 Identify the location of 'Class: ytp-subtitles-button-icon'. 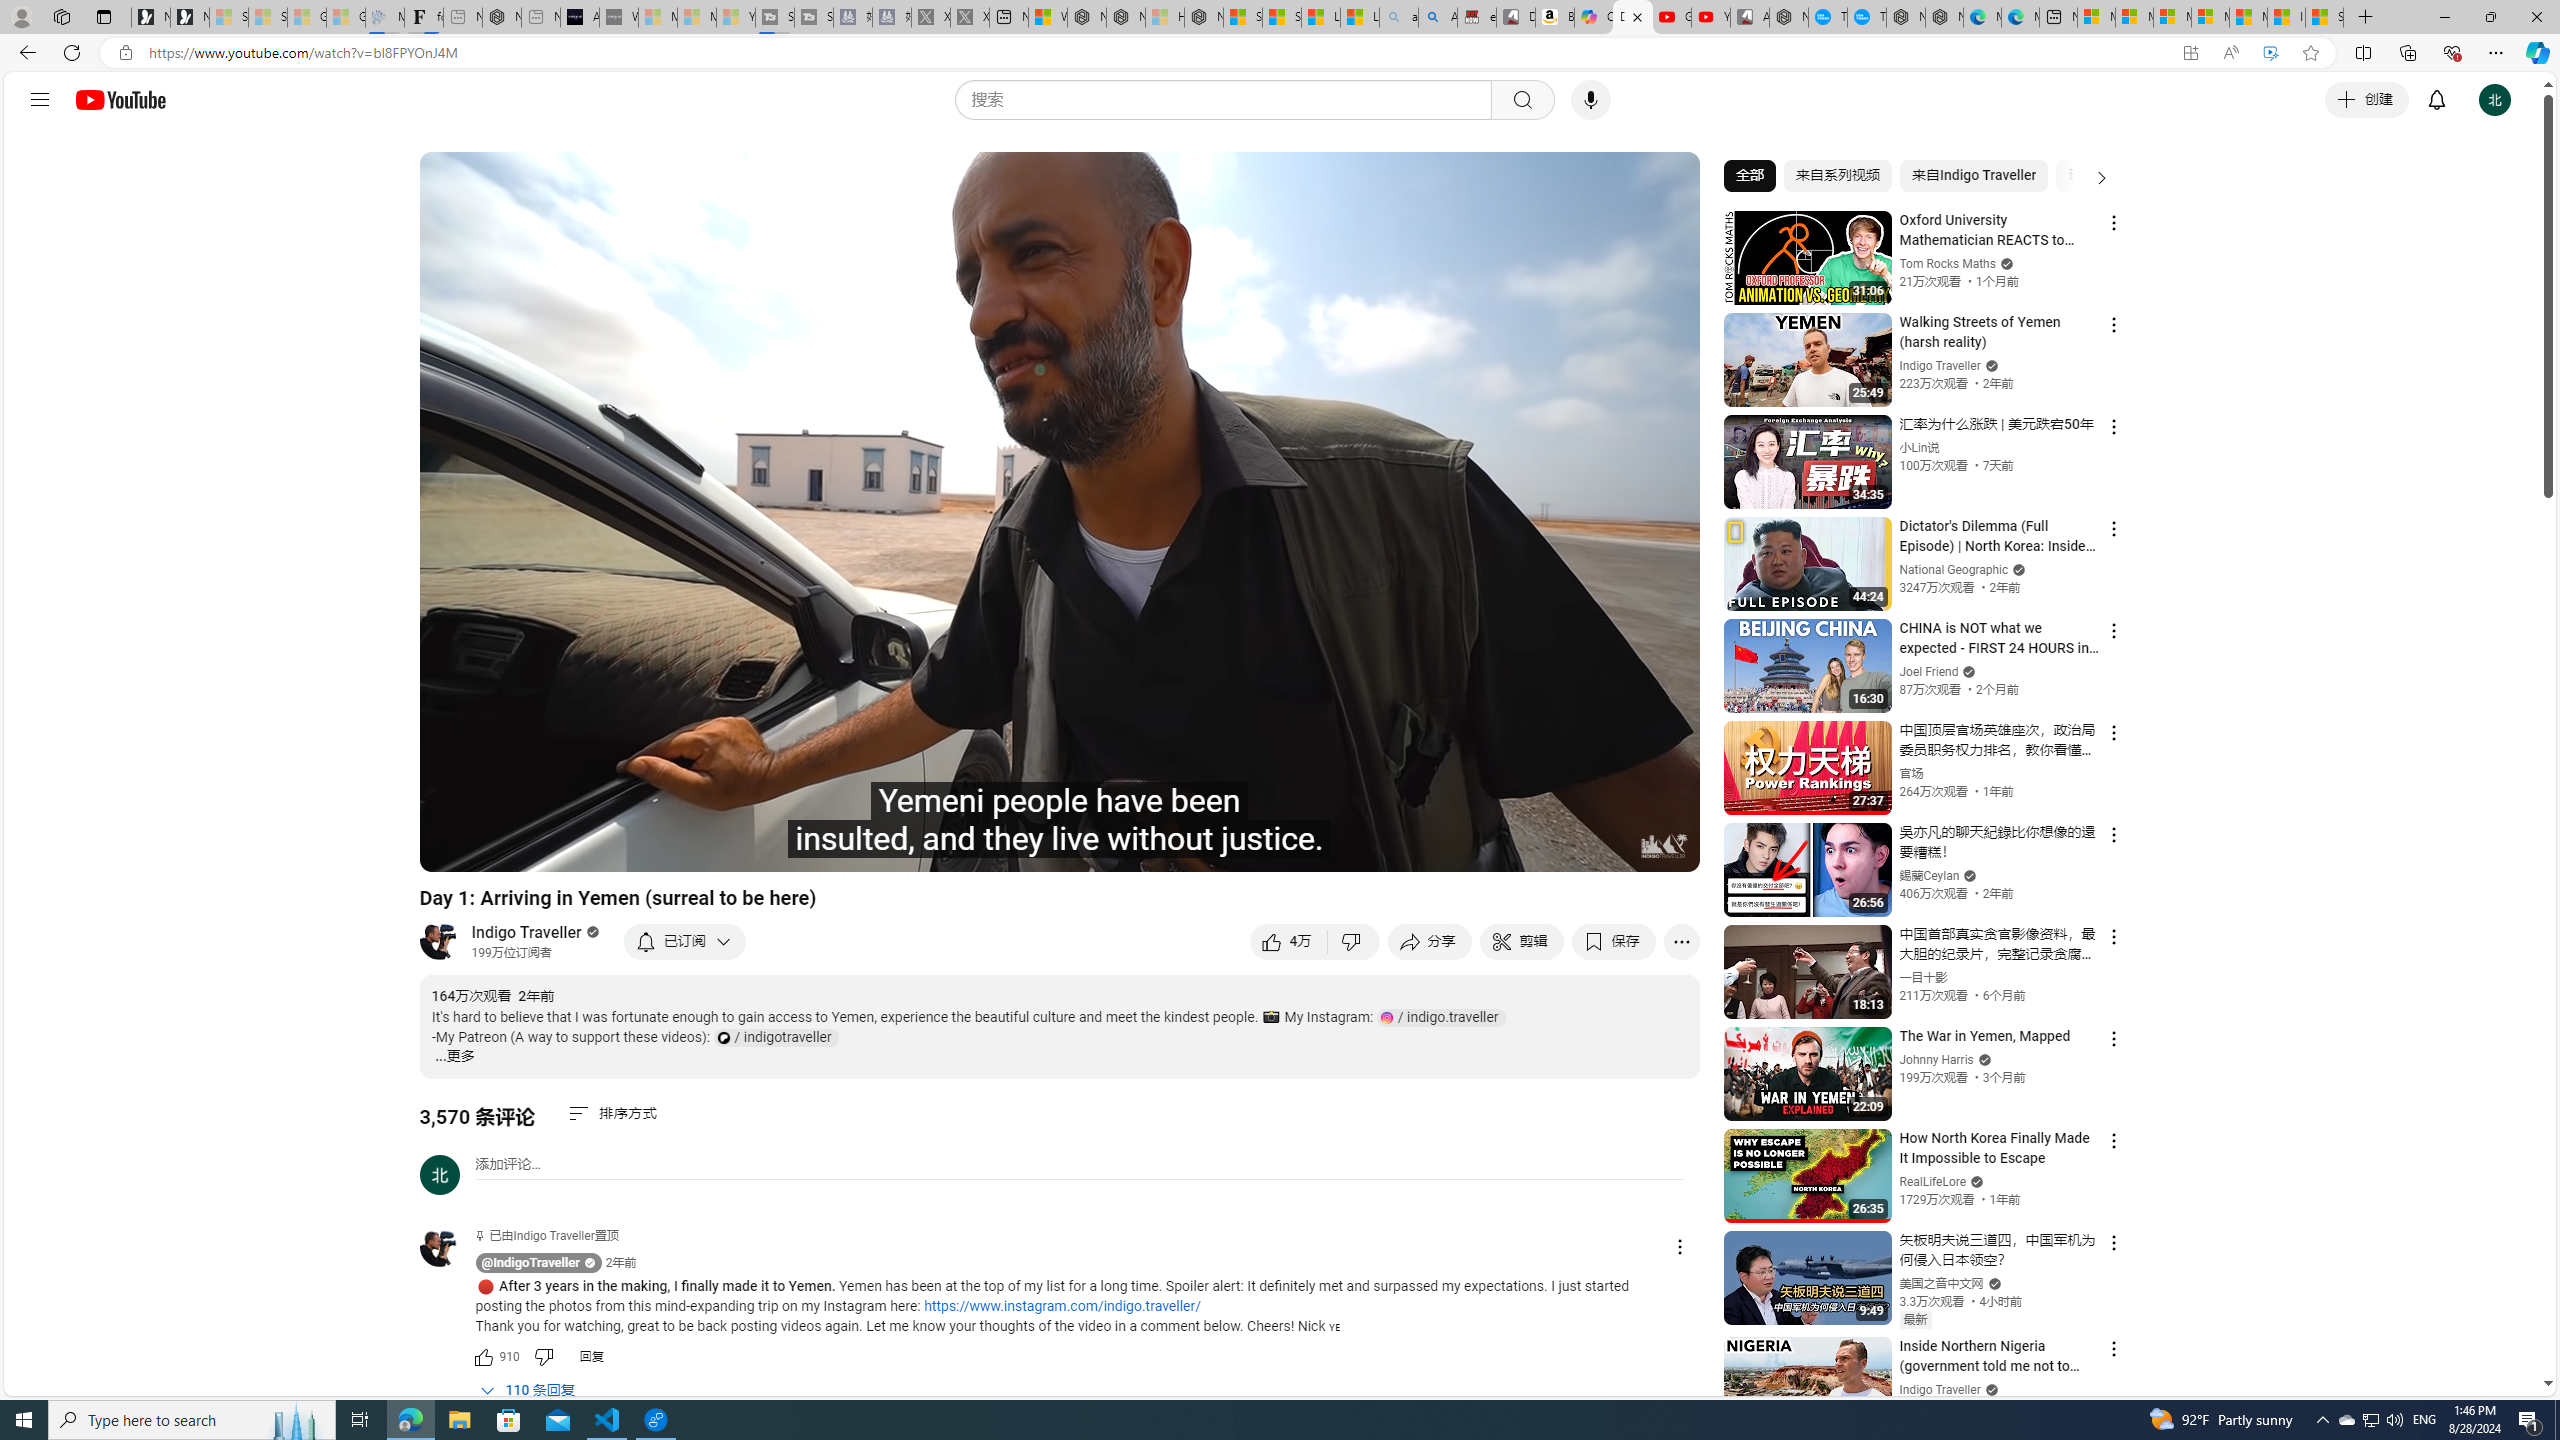
(1471, 847).